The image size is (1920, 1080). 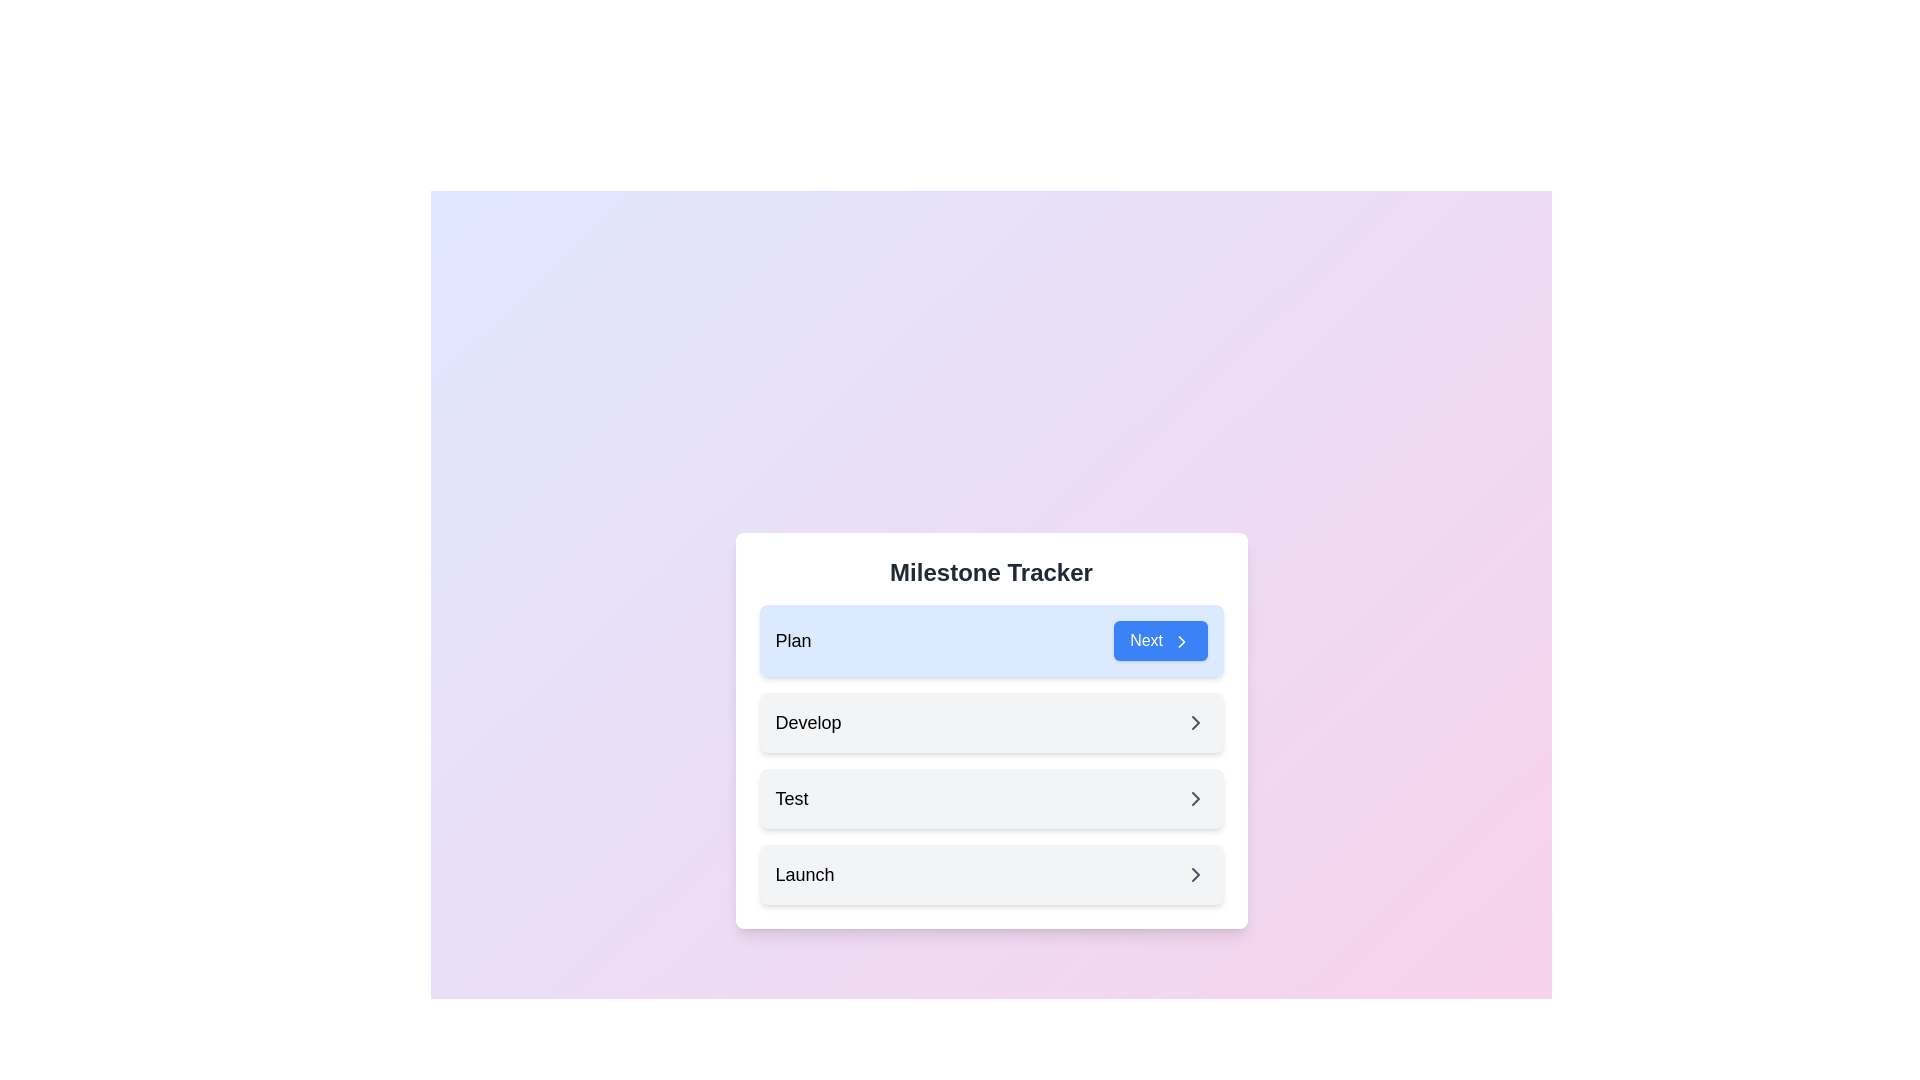 What do you see at coordinates (991, 797) in the screenshot?
I see `the third item in the 'Milestone Tracker' list` at bounding box center [991, 797].